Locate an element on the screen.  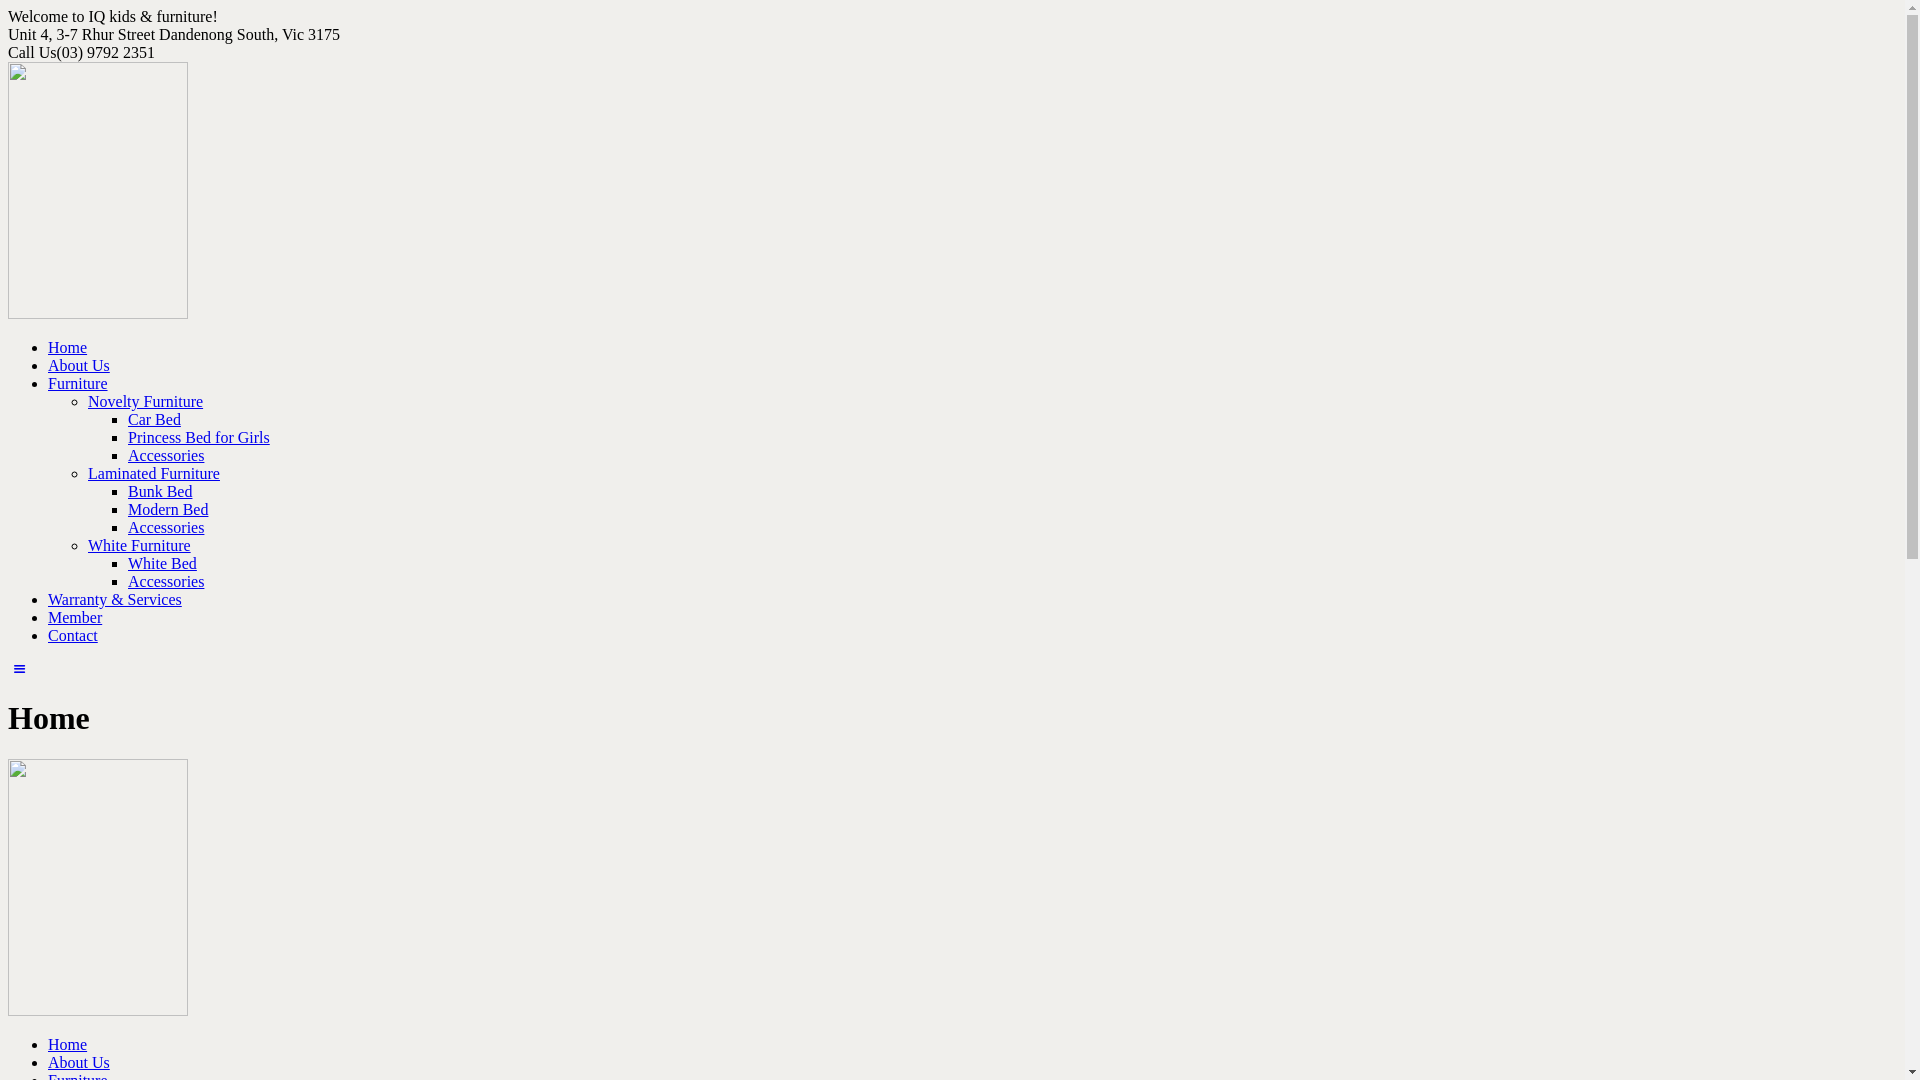
'Home' is located at coordinates (67, 1043).